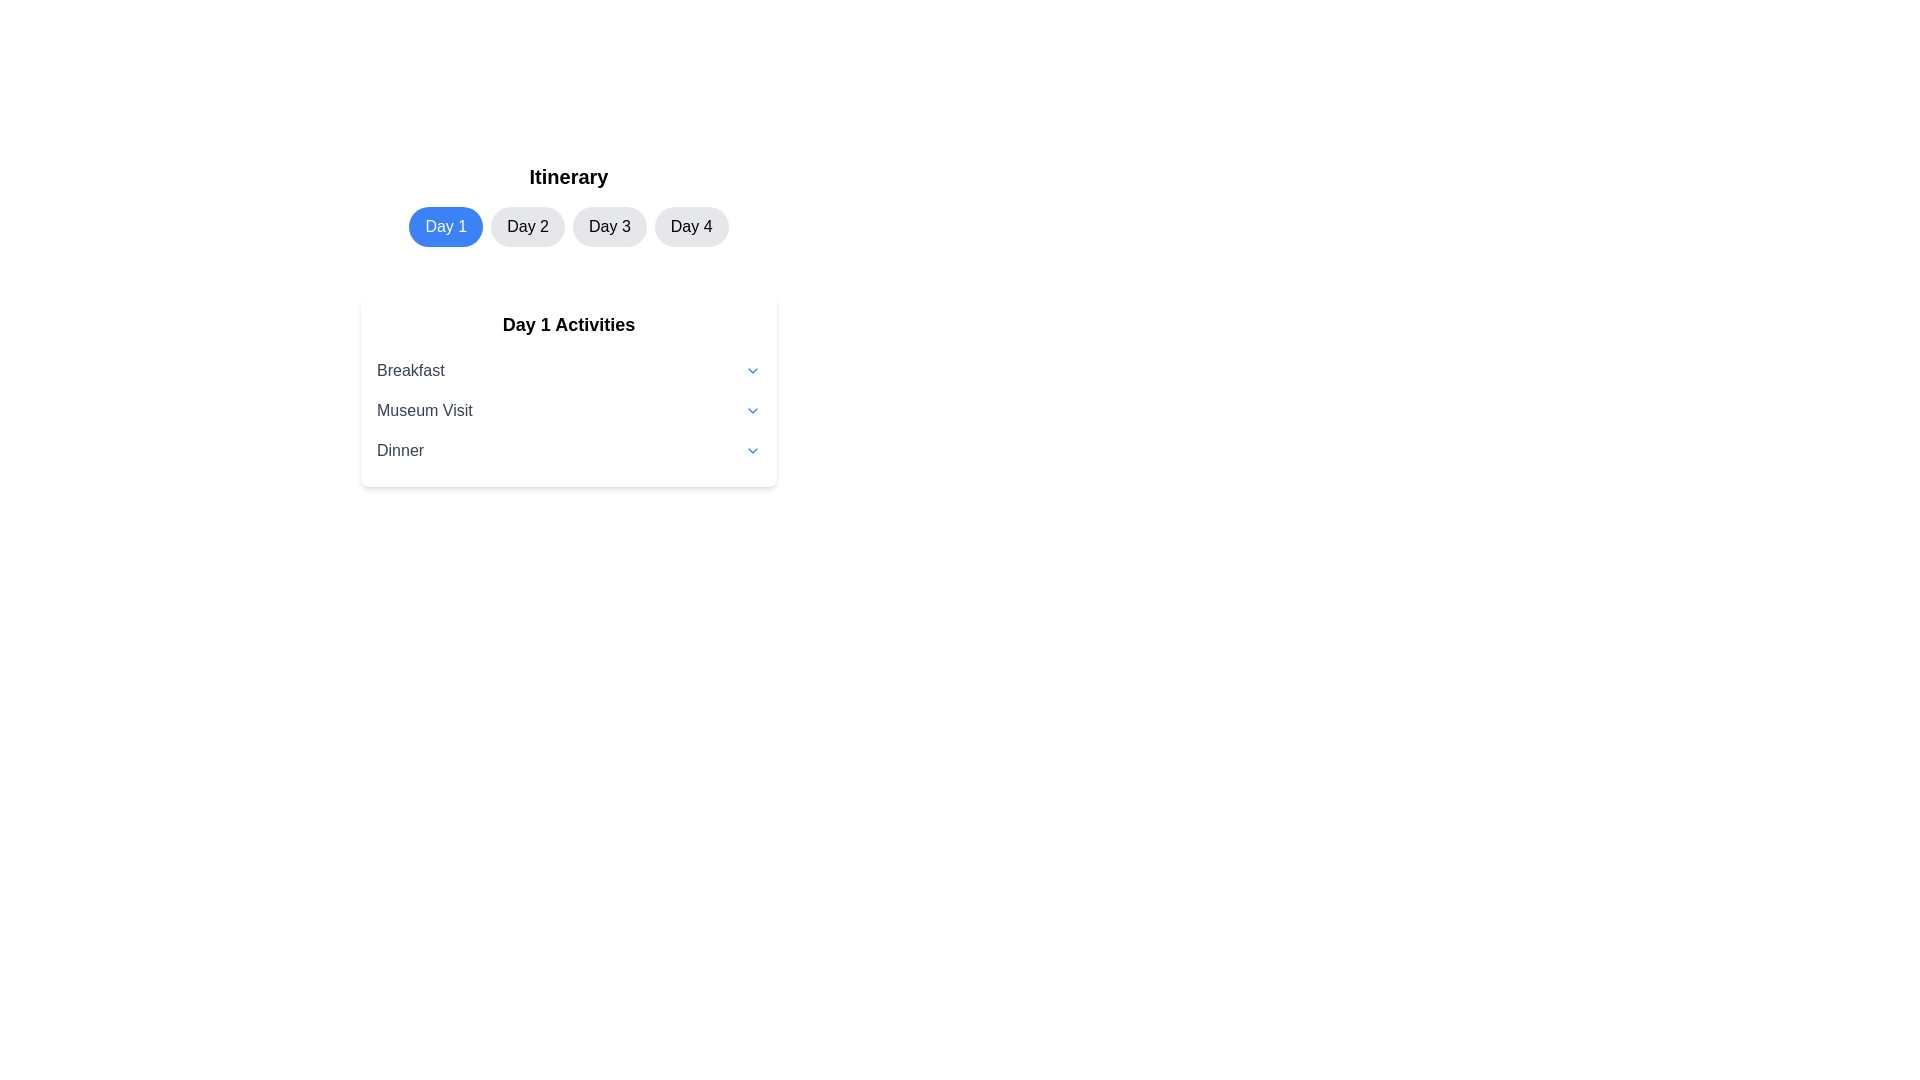 The width and height of the screenshot is (1920, 1080). Describe the element at coordinates (752, 410) in the screenshot. I see `the chevron-shaped down-arrow icon styled in blue at the end of the 'Museum Visit' row to observe the hover effects transitioning to a darker blue` at that location.